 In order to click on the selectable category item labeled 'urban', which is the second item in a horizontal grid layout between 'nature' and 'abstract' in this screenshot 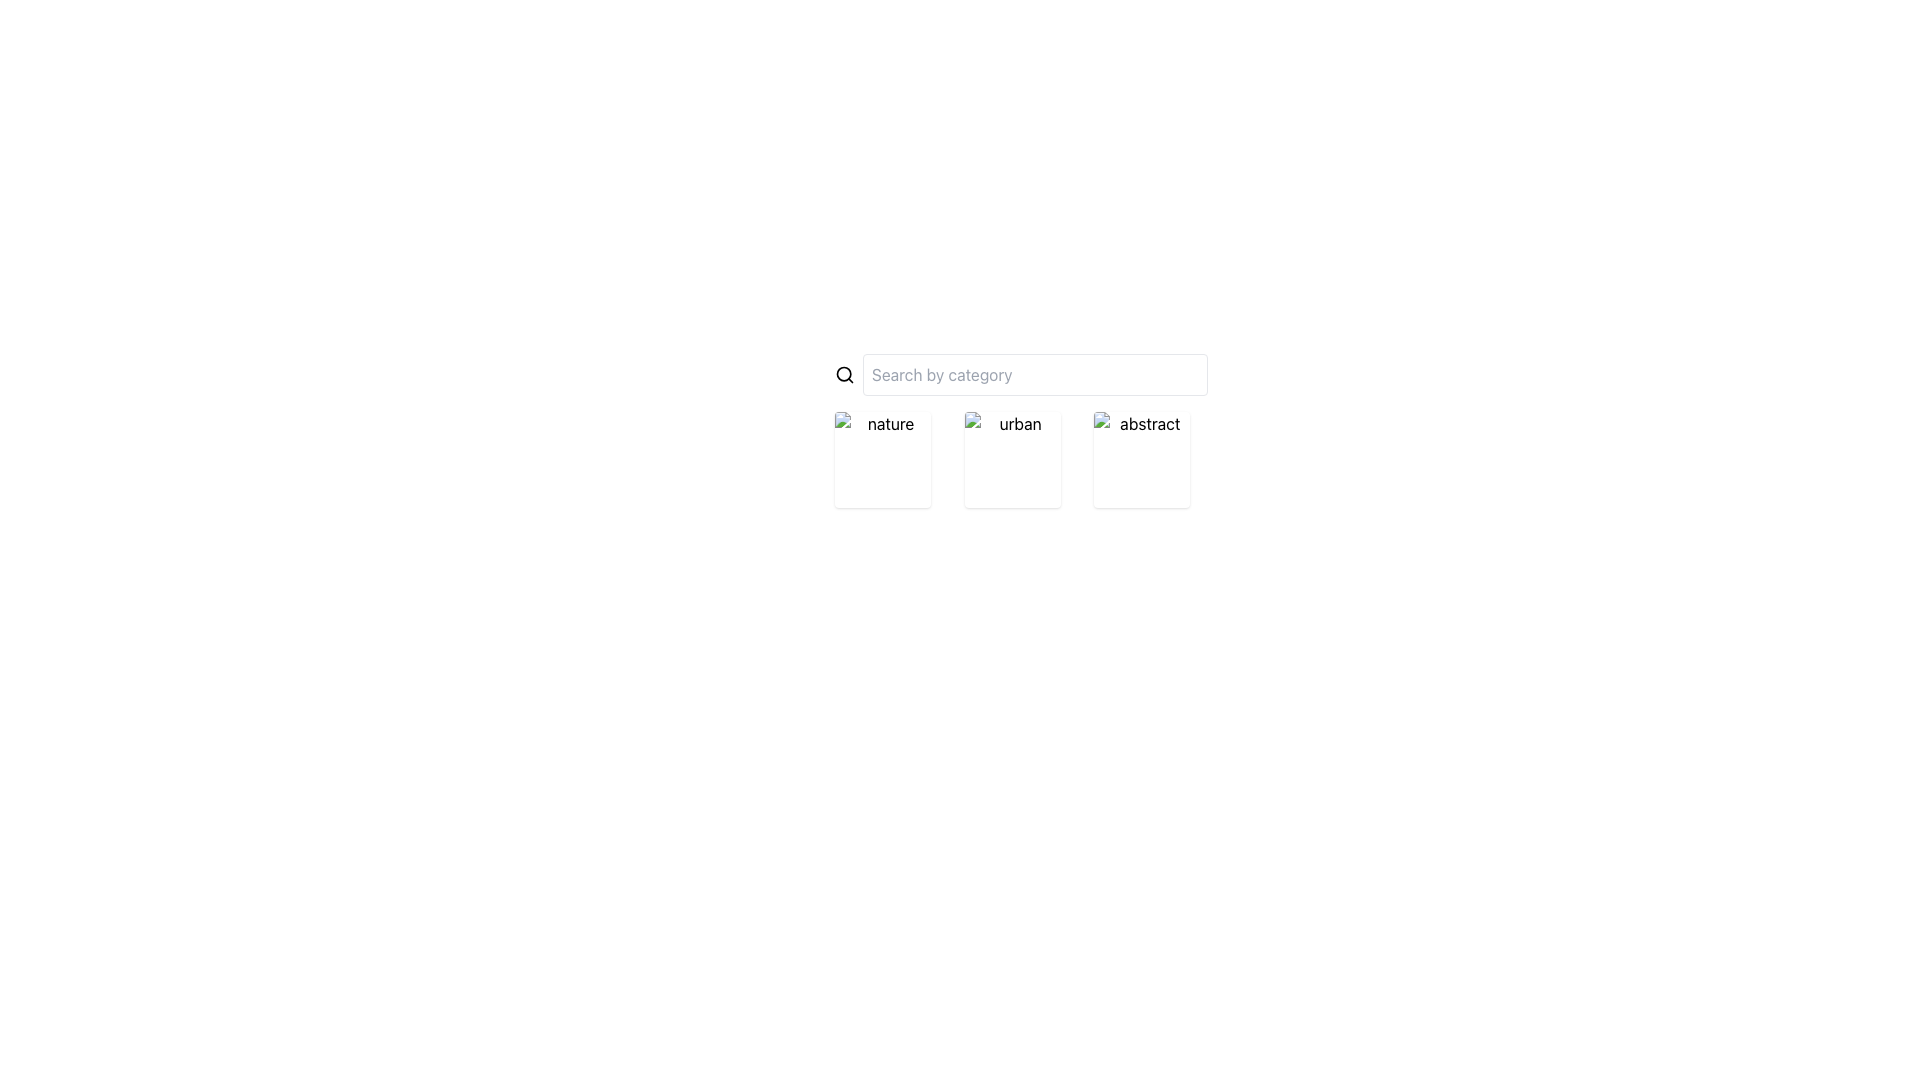, I will do `click(1021, 459)`.